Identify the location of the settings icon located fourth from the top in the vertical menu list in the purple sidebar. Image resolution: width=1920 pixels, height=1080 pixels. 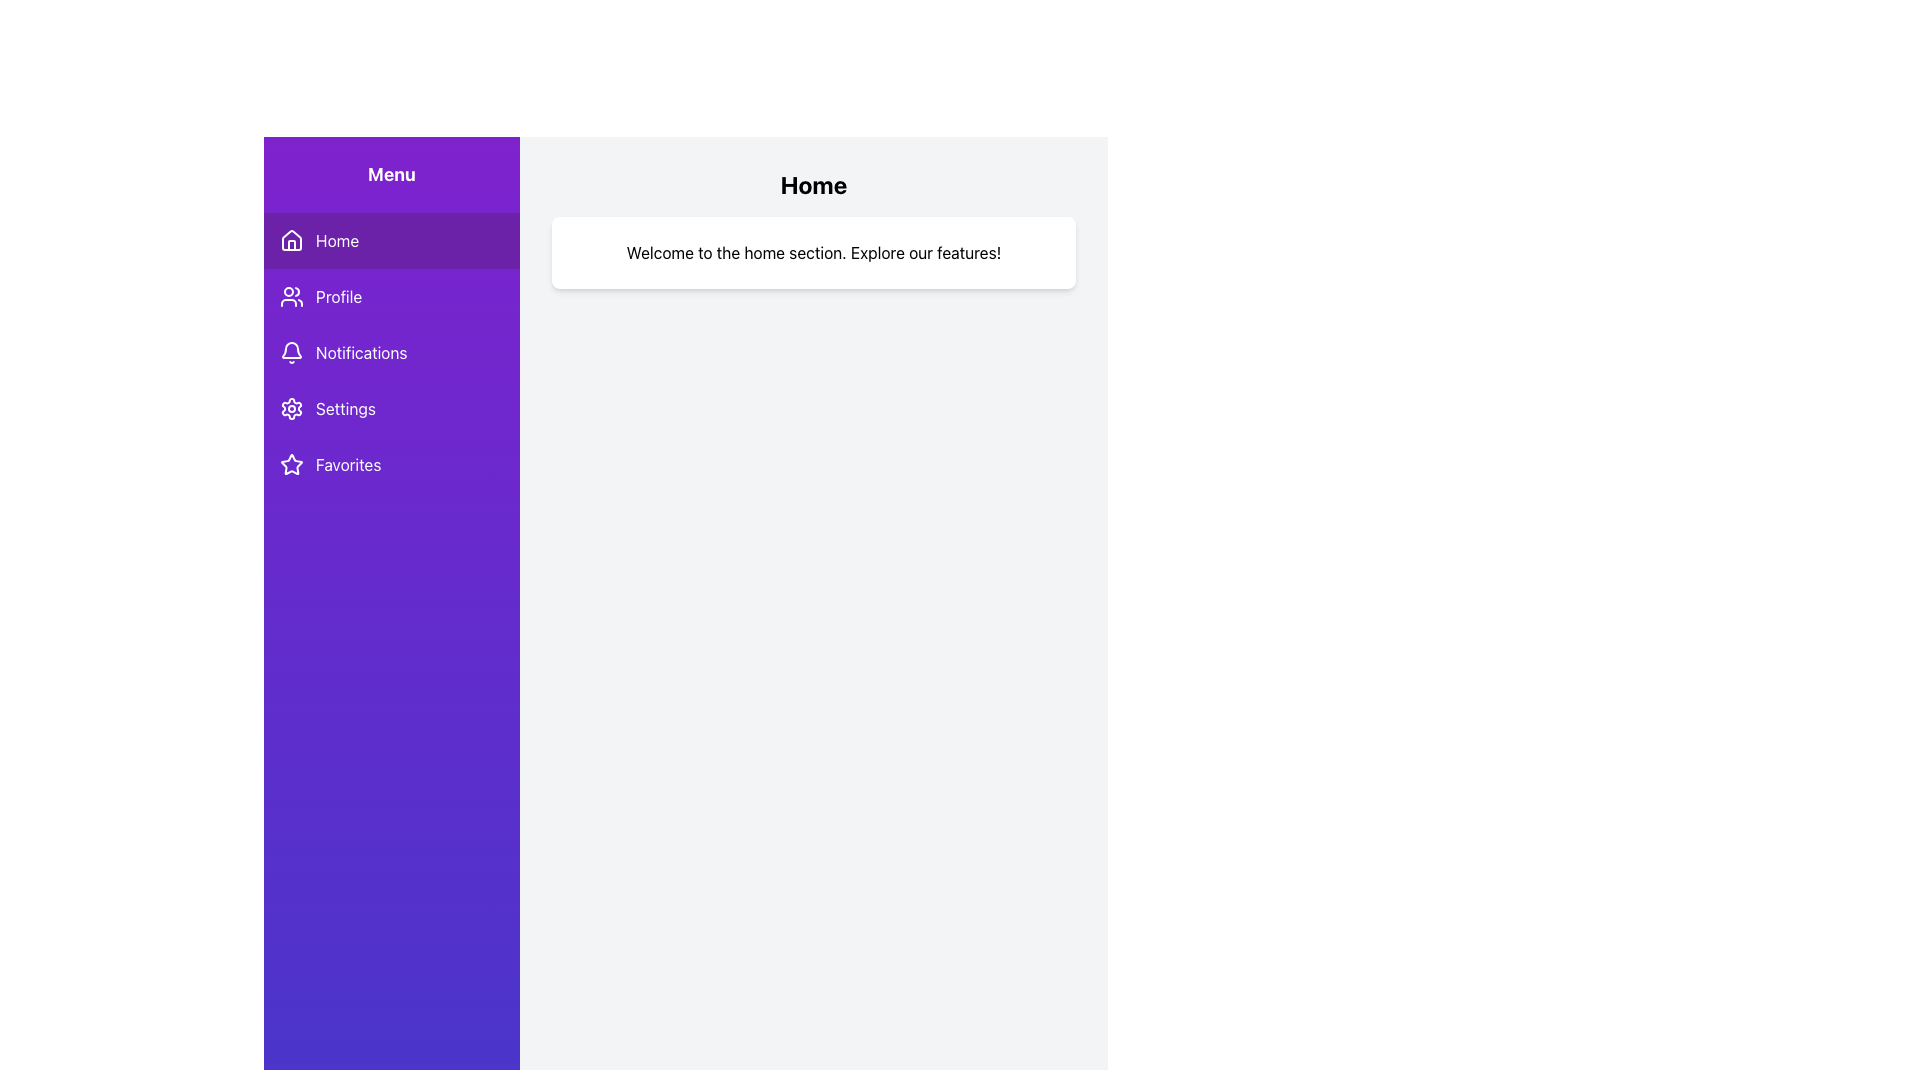
(291, 407).